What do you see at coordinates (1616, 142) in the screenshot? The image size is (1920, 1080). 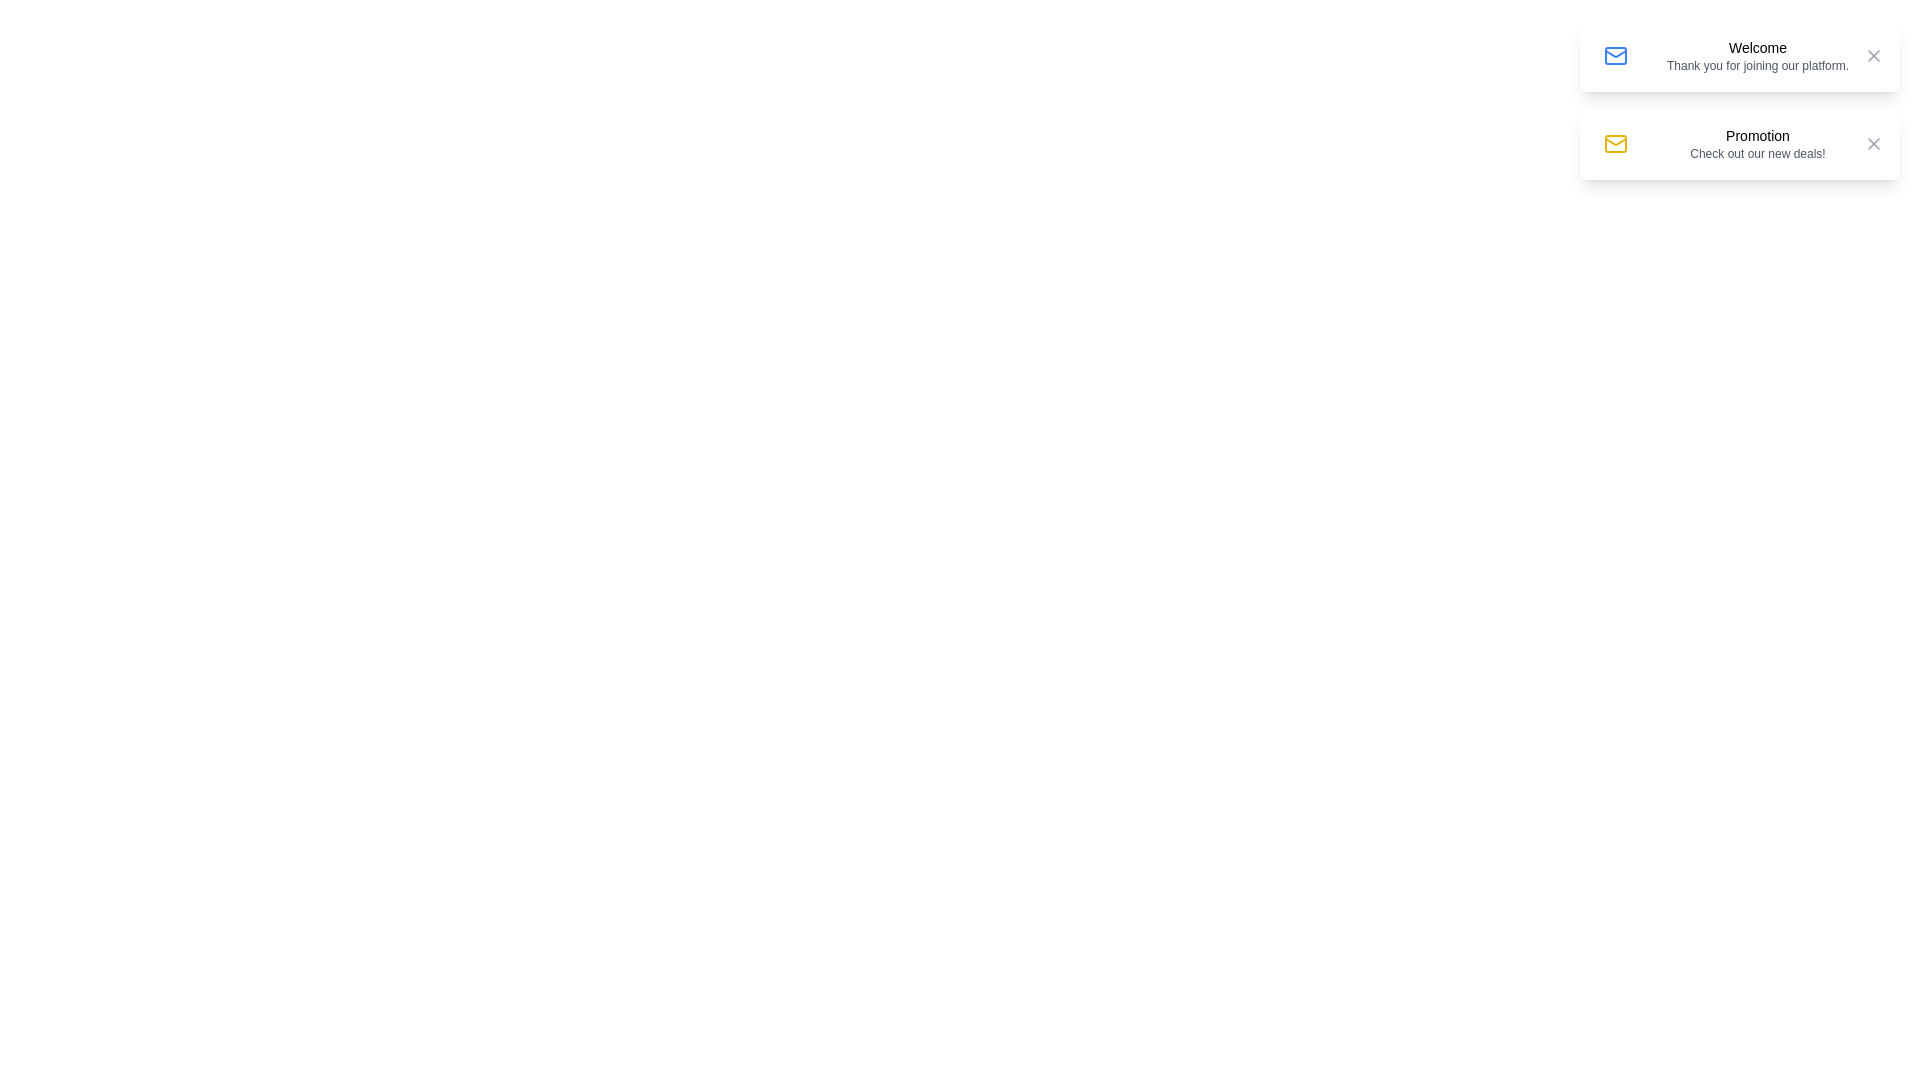 I see `the rectangular graphical shape with rounded corners that is part of the envelope icon, located to the left of the text label 'Promotion'` at bounding box center [1616, 142].